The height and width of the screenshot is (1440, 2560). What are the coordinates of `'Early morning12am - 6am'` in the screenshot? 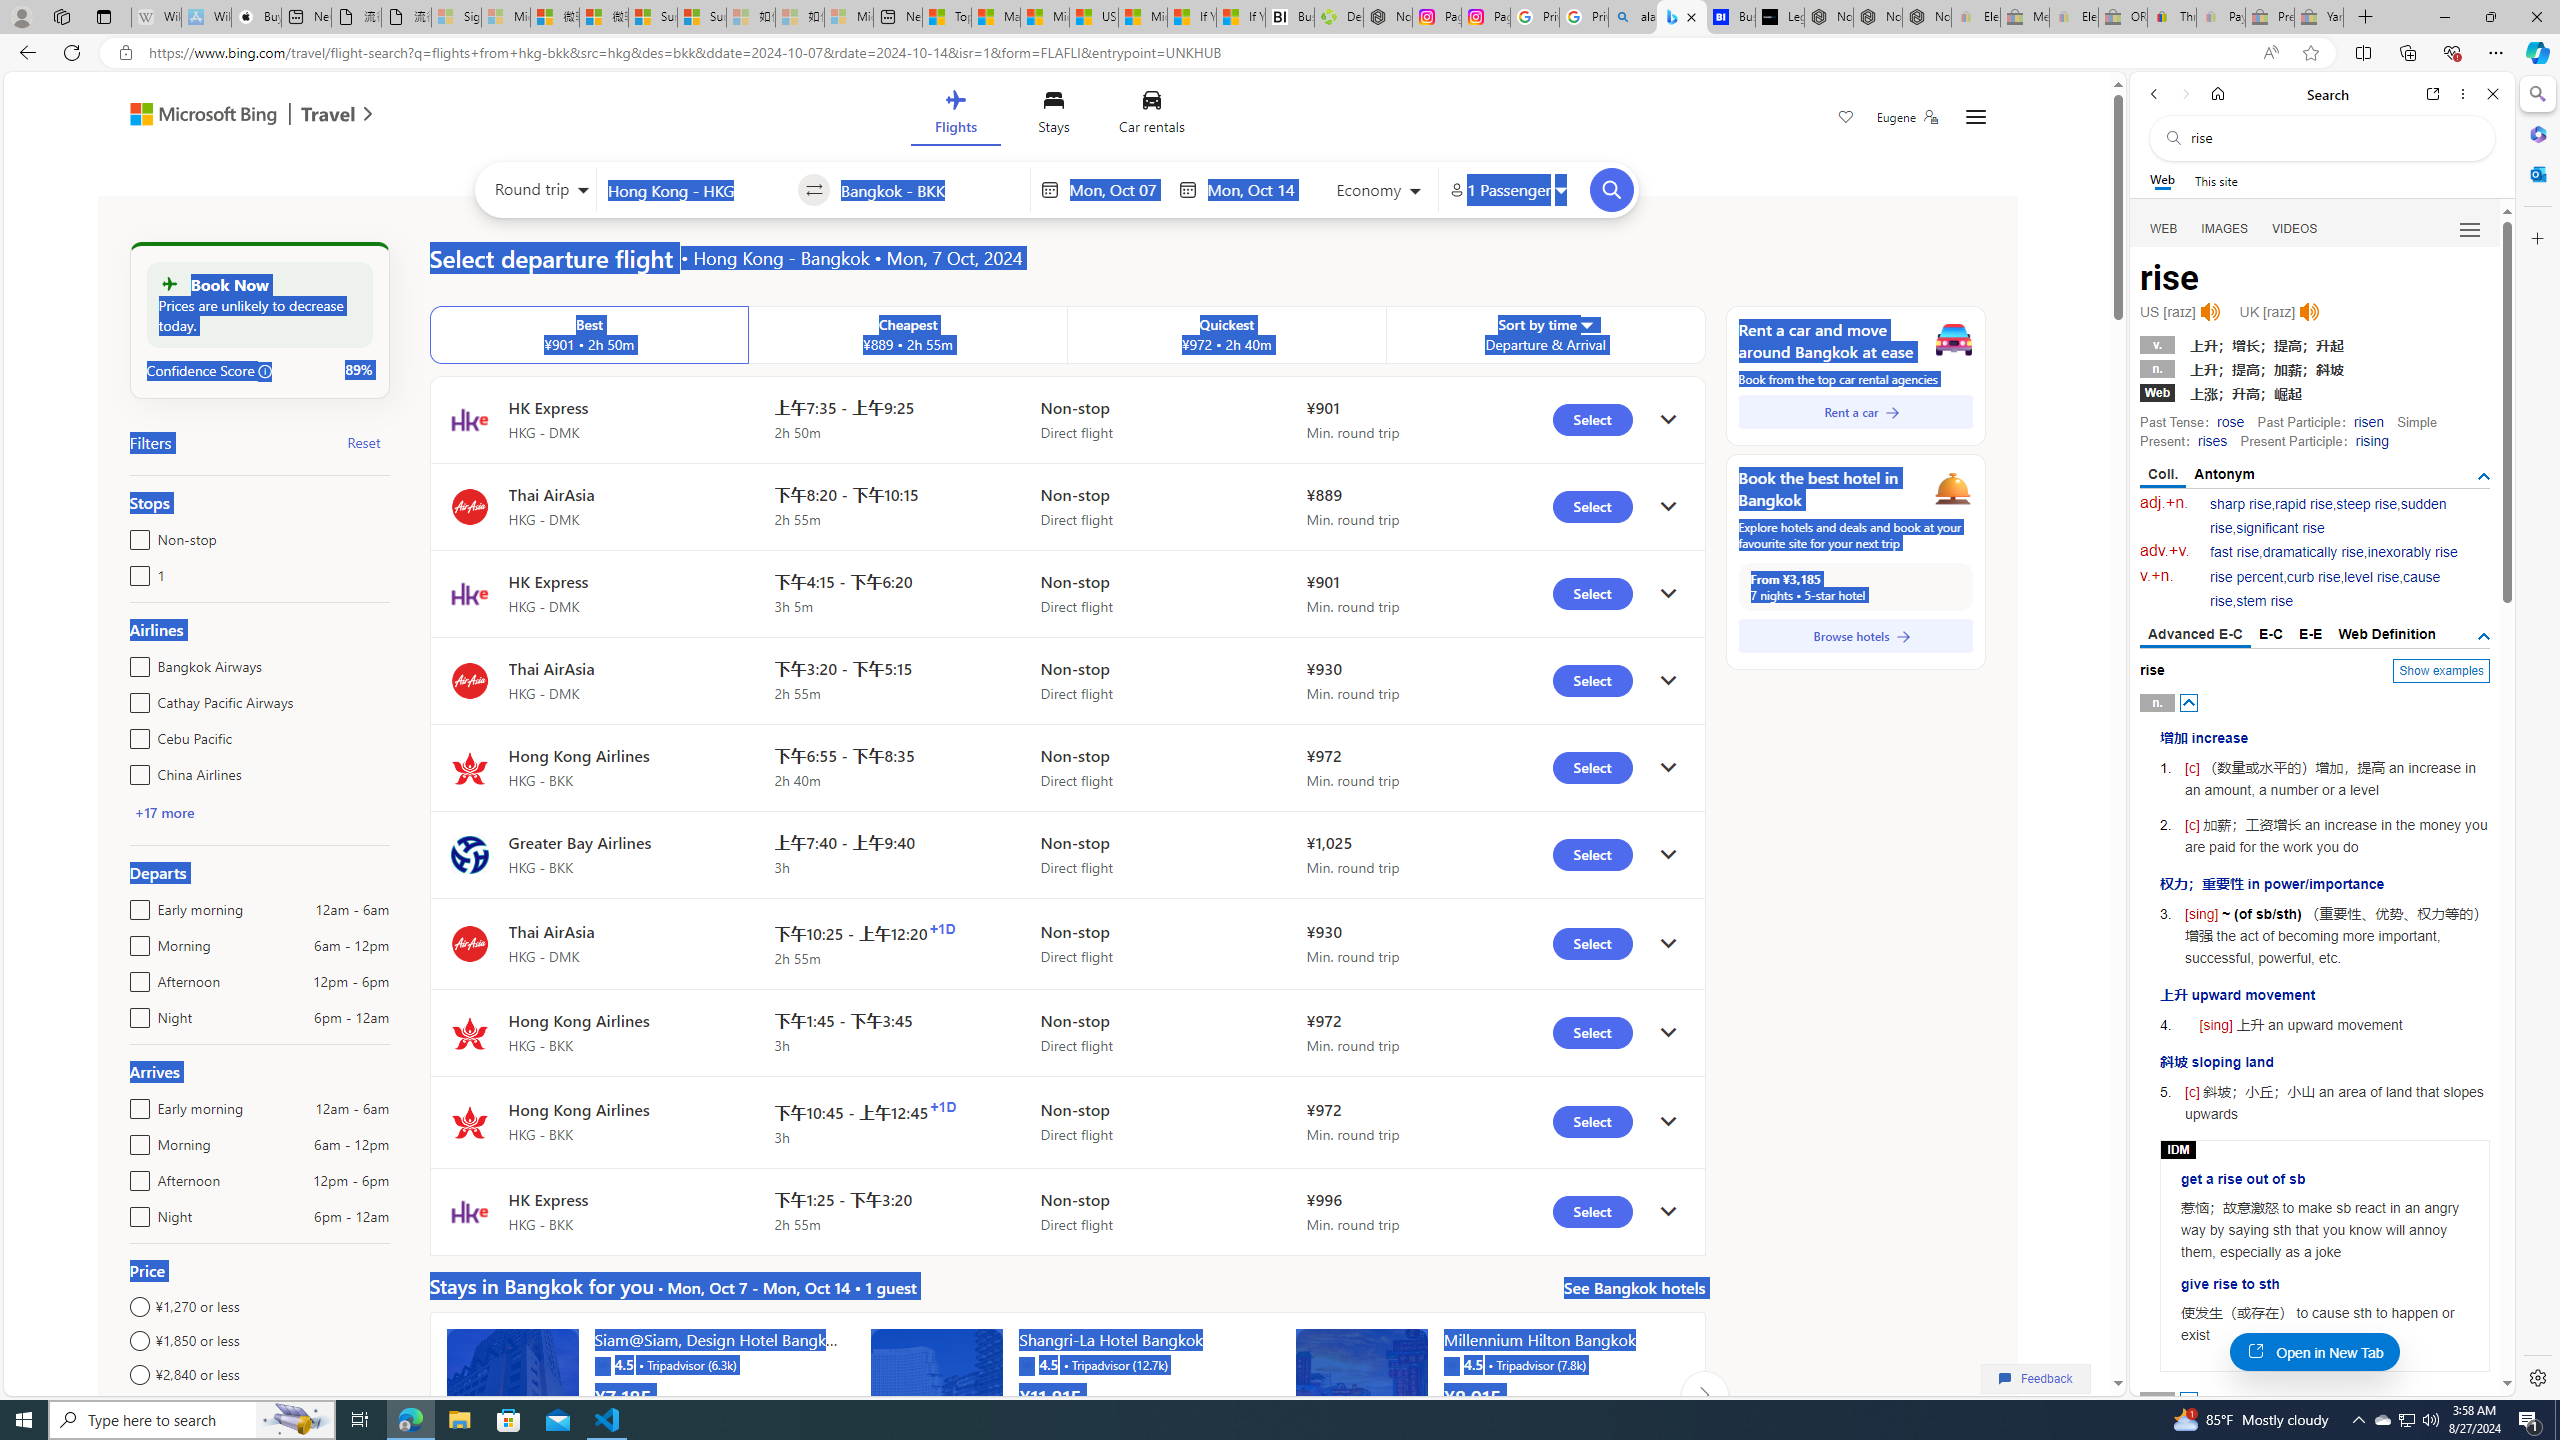 It's located at (134, 1103).